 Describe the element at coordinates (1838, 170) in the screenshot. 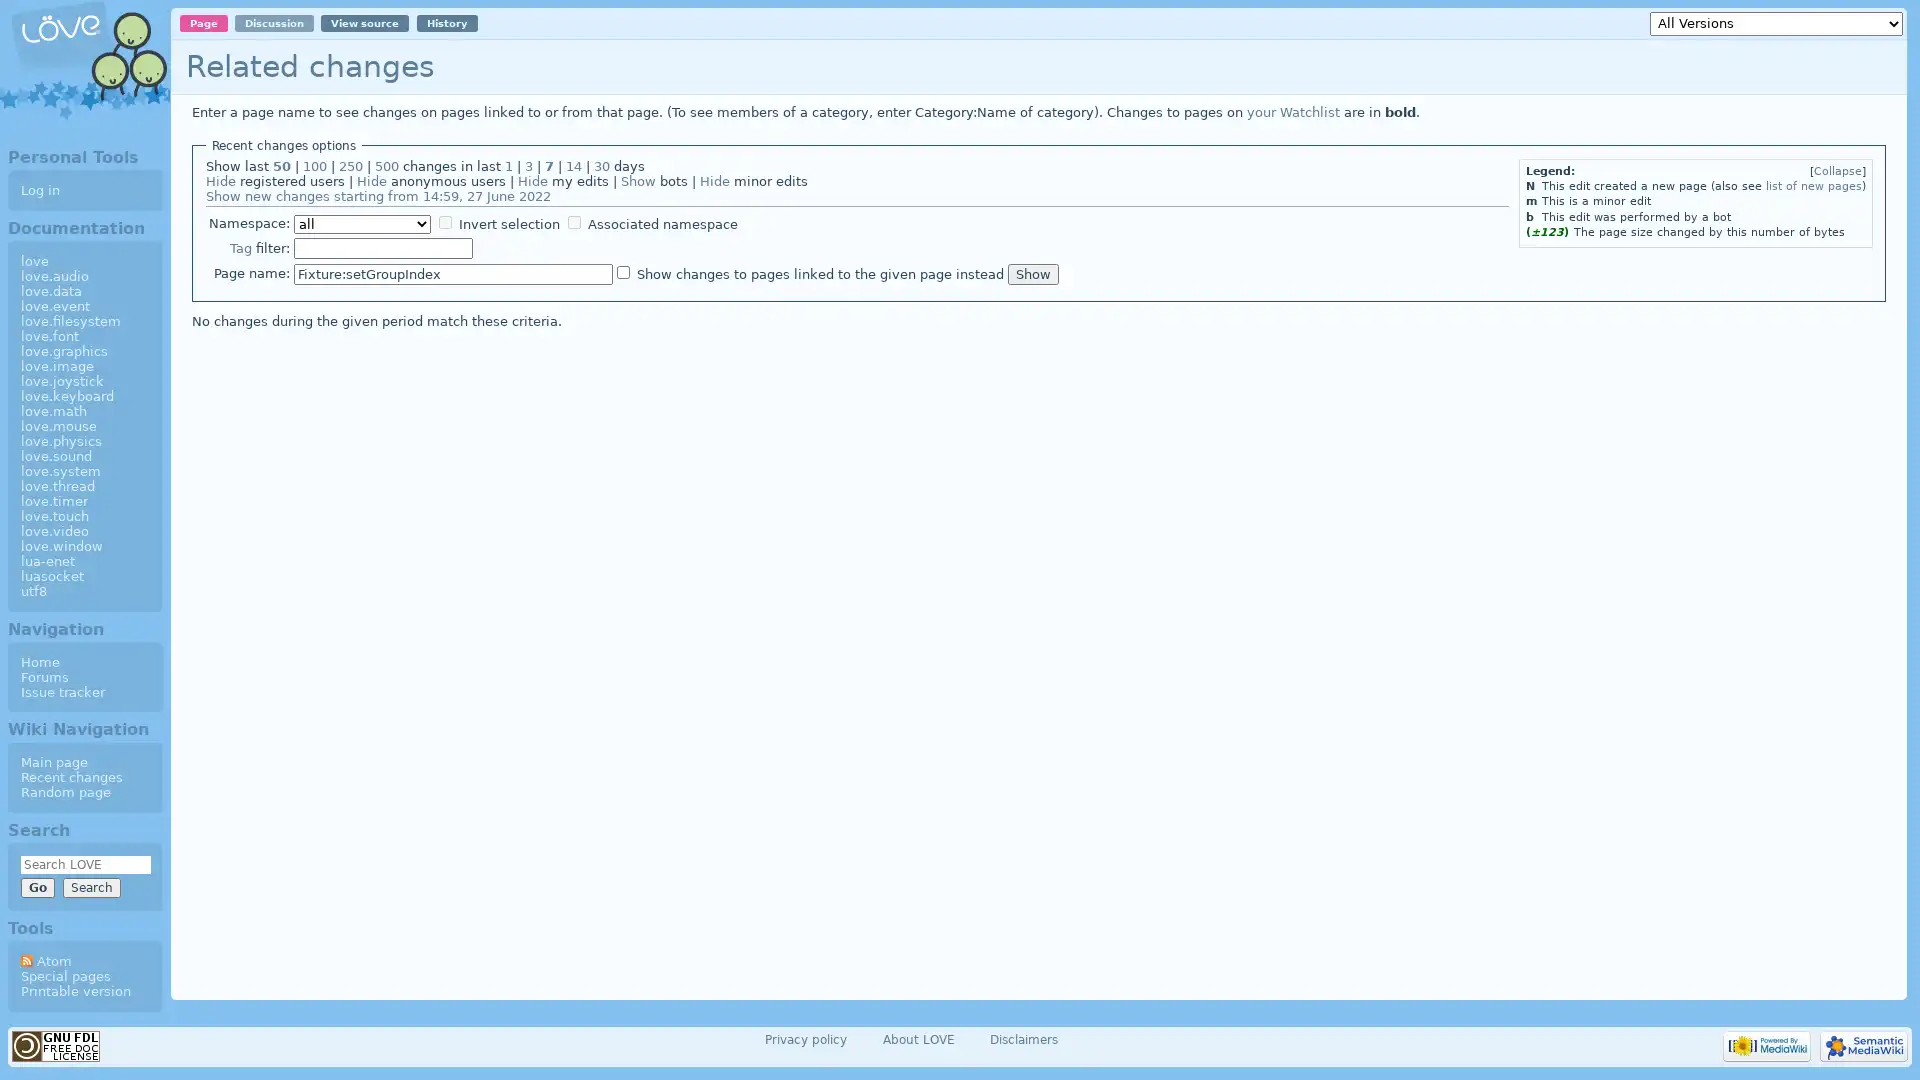

I see `[Collapse]` at that location.